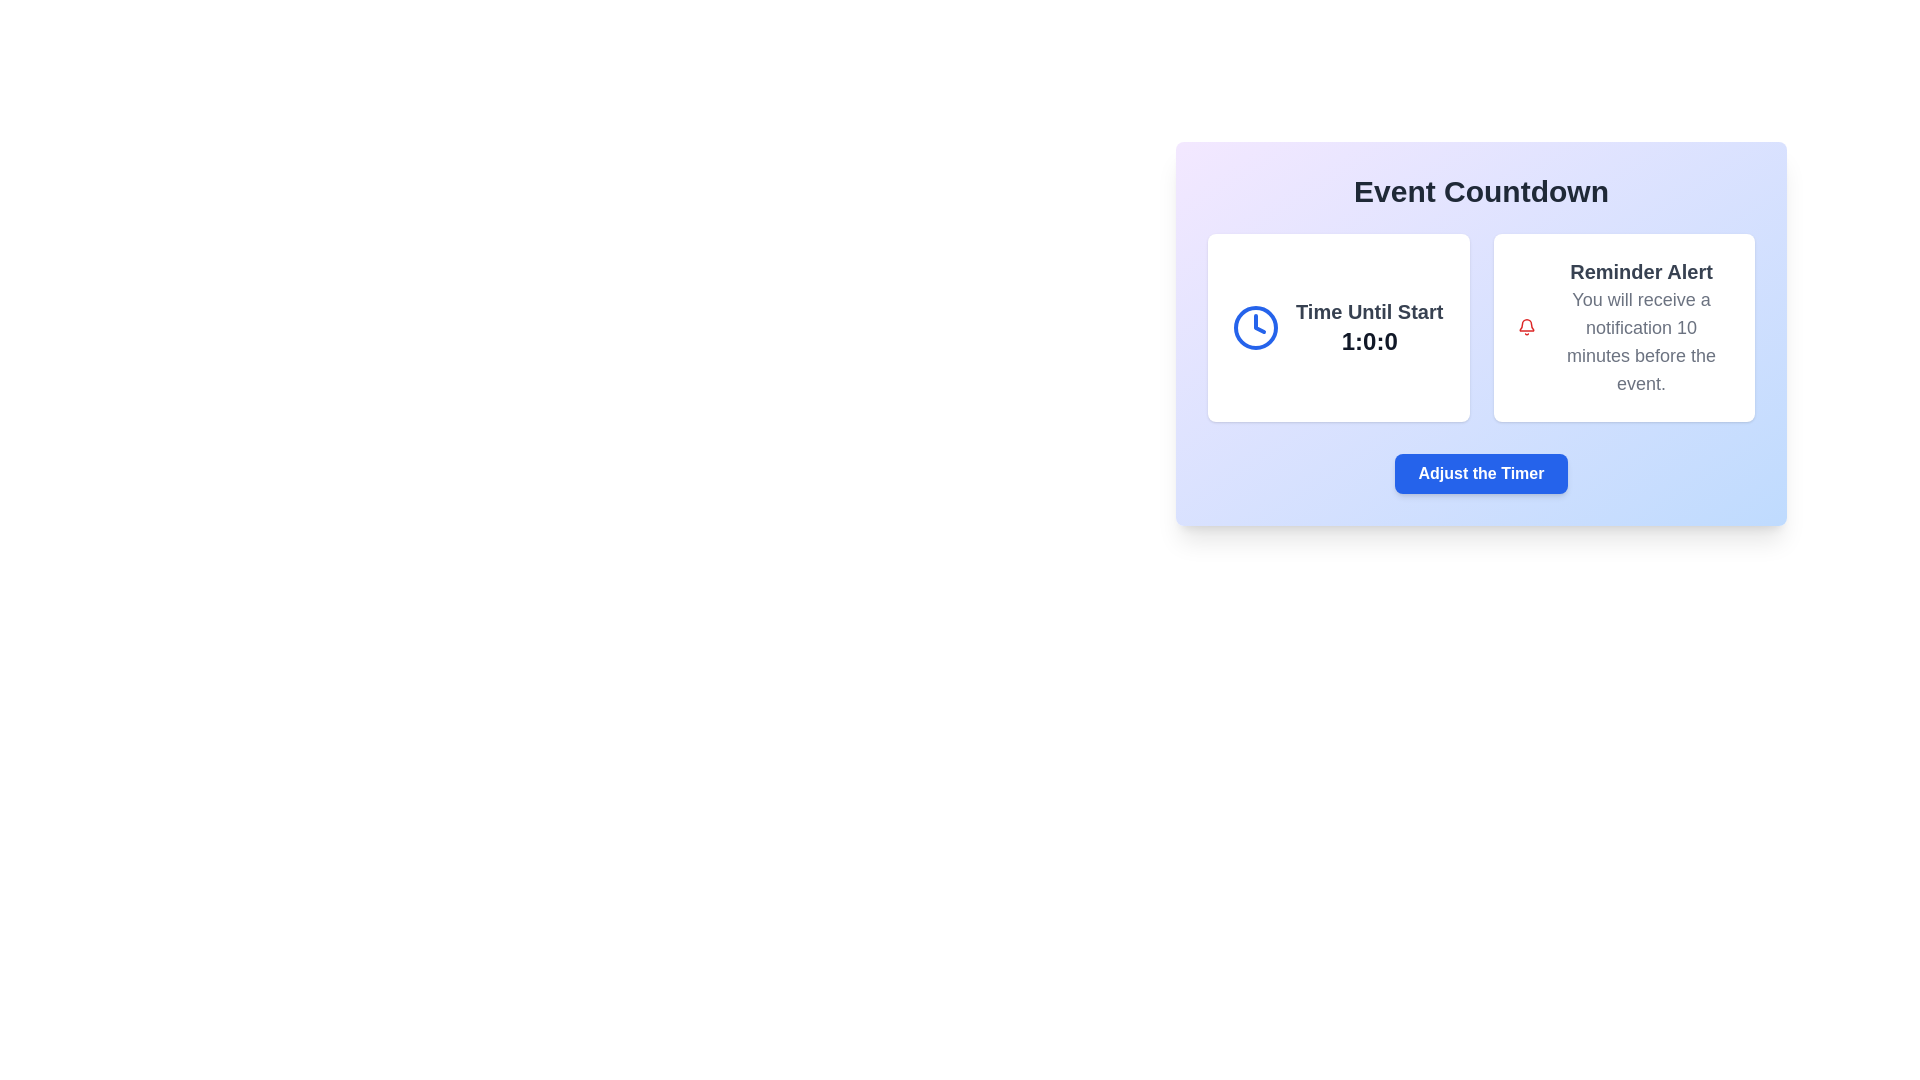 The height and width of the screenshot is (1080, 1920). Describe the element at coordinates (1255, 326) in the screenshot. I see `the circular clock icon with a blue outline located within the left card labeled 'Time Until Start' in the countdown component` at that location.